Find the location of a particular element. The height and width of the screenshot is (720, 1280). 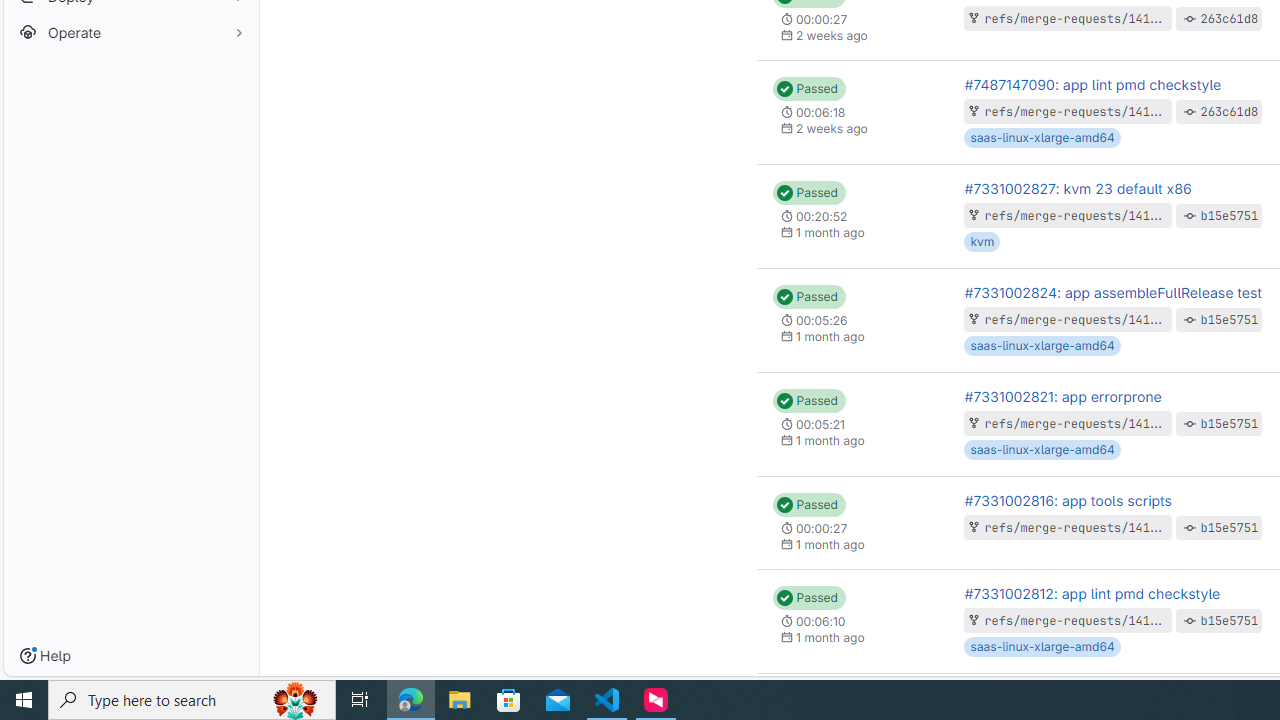

'Operate' is located at coordinates (130, 32).